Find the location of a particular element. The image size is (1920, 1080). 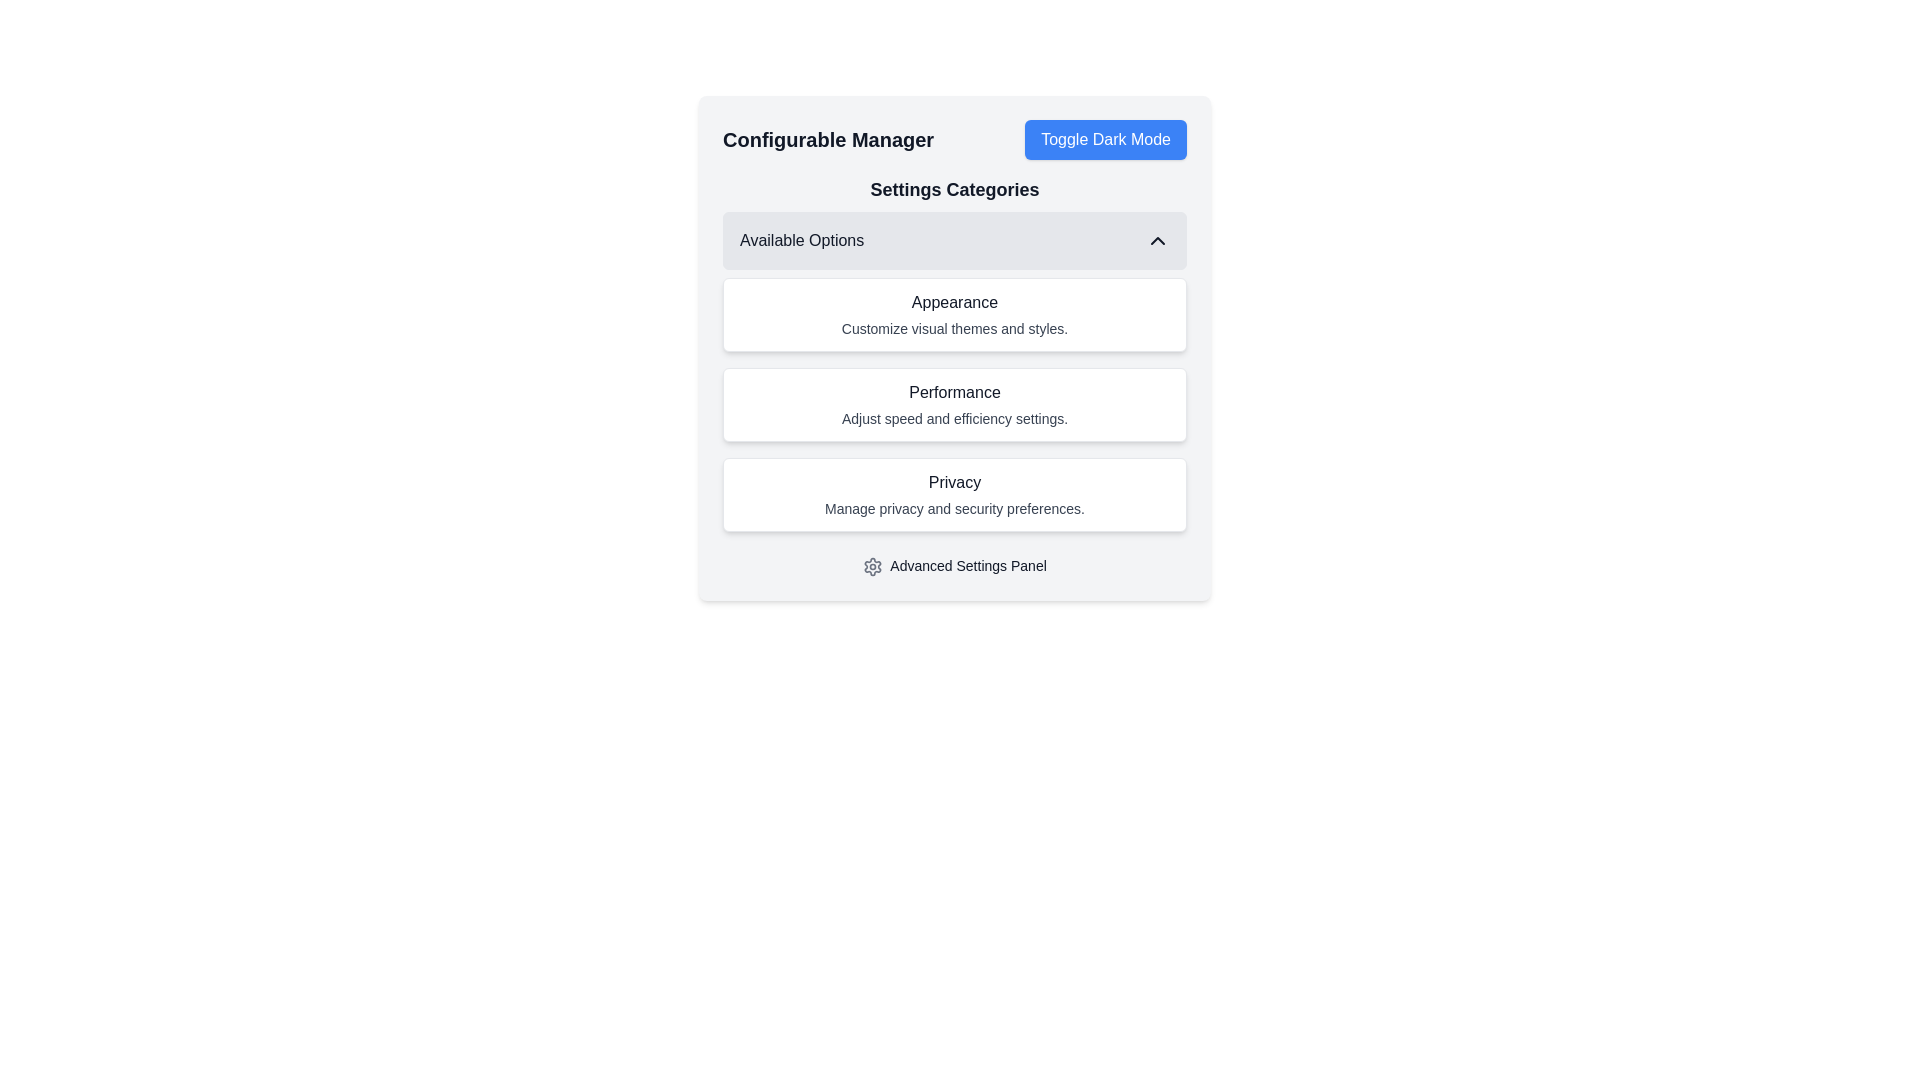

the 'Appearance' section header which contains the descriptive text 'Customize visual themes and styles.' is located at coordinates (954, 315).